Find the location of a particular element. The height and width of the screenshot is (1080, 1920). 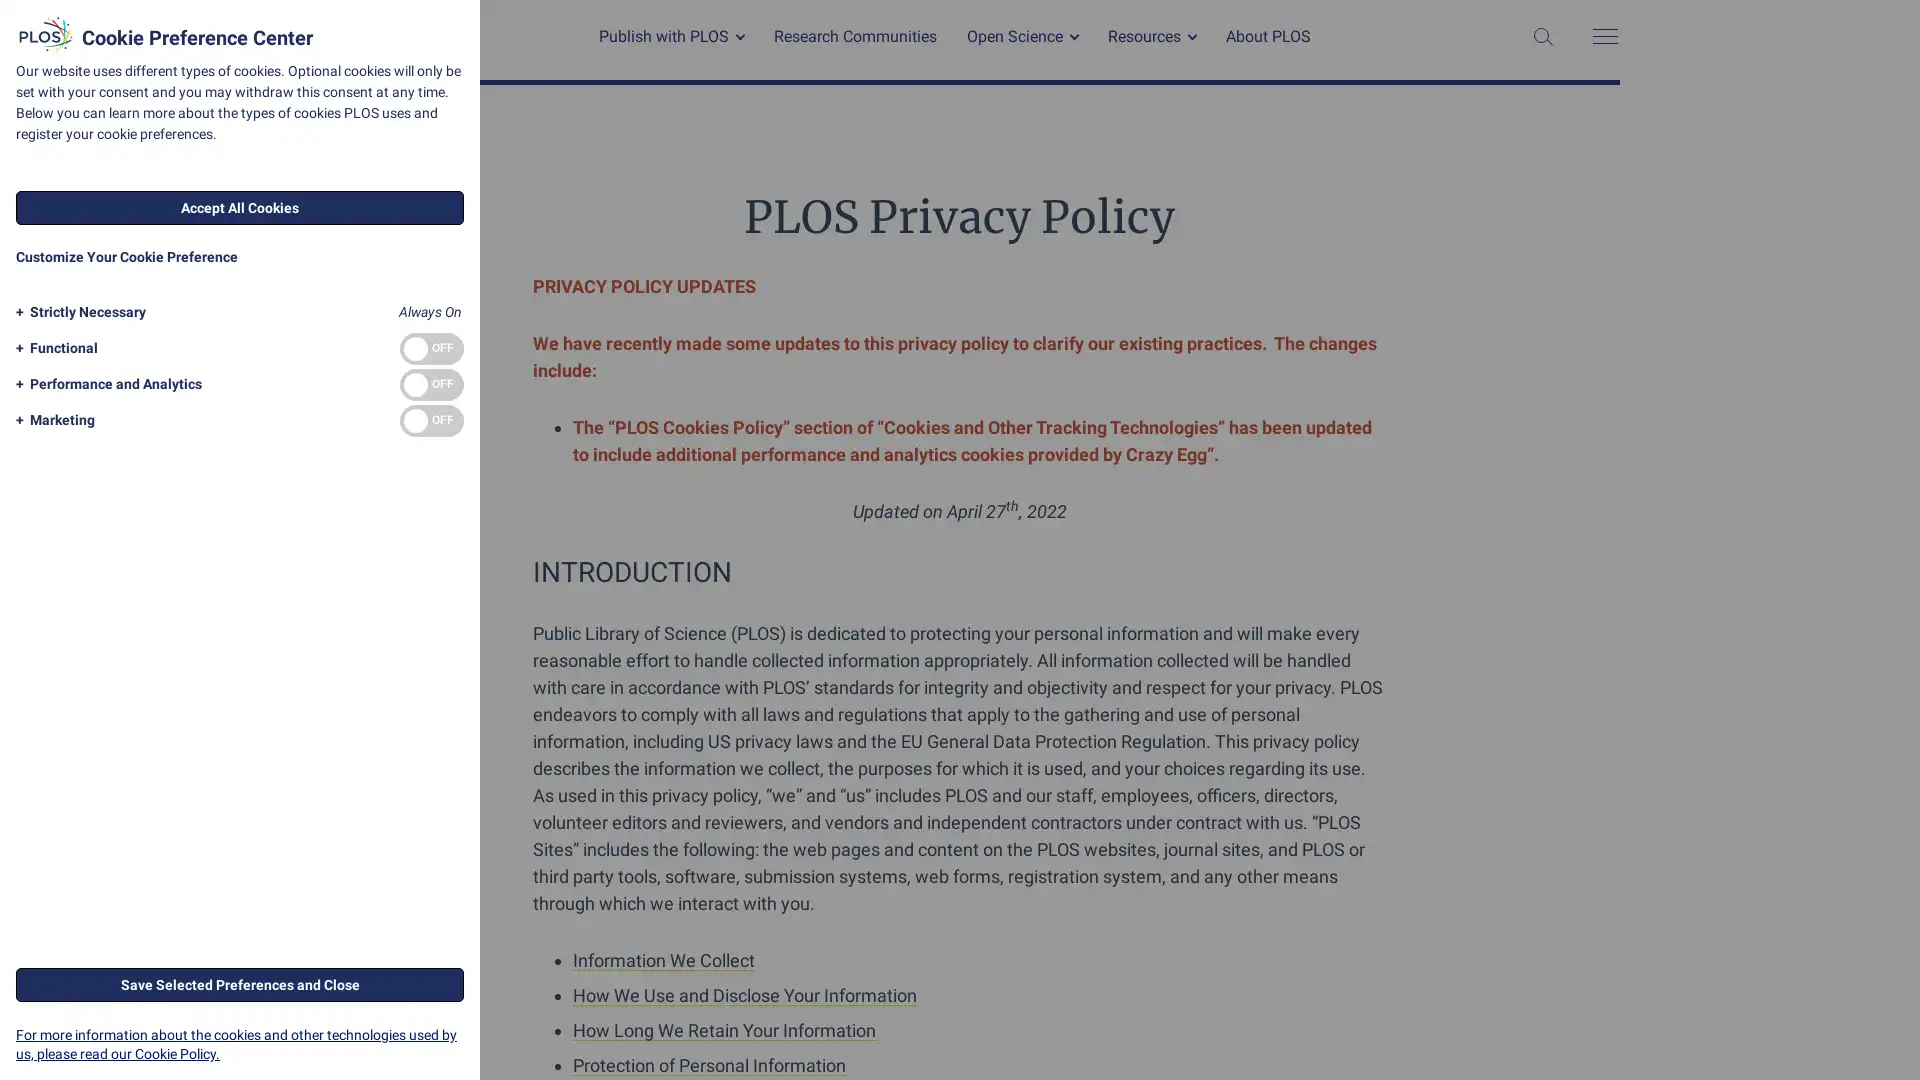

Toggle explanation of Strictly Necessary Cookies. is located at coordinates (77, 312).